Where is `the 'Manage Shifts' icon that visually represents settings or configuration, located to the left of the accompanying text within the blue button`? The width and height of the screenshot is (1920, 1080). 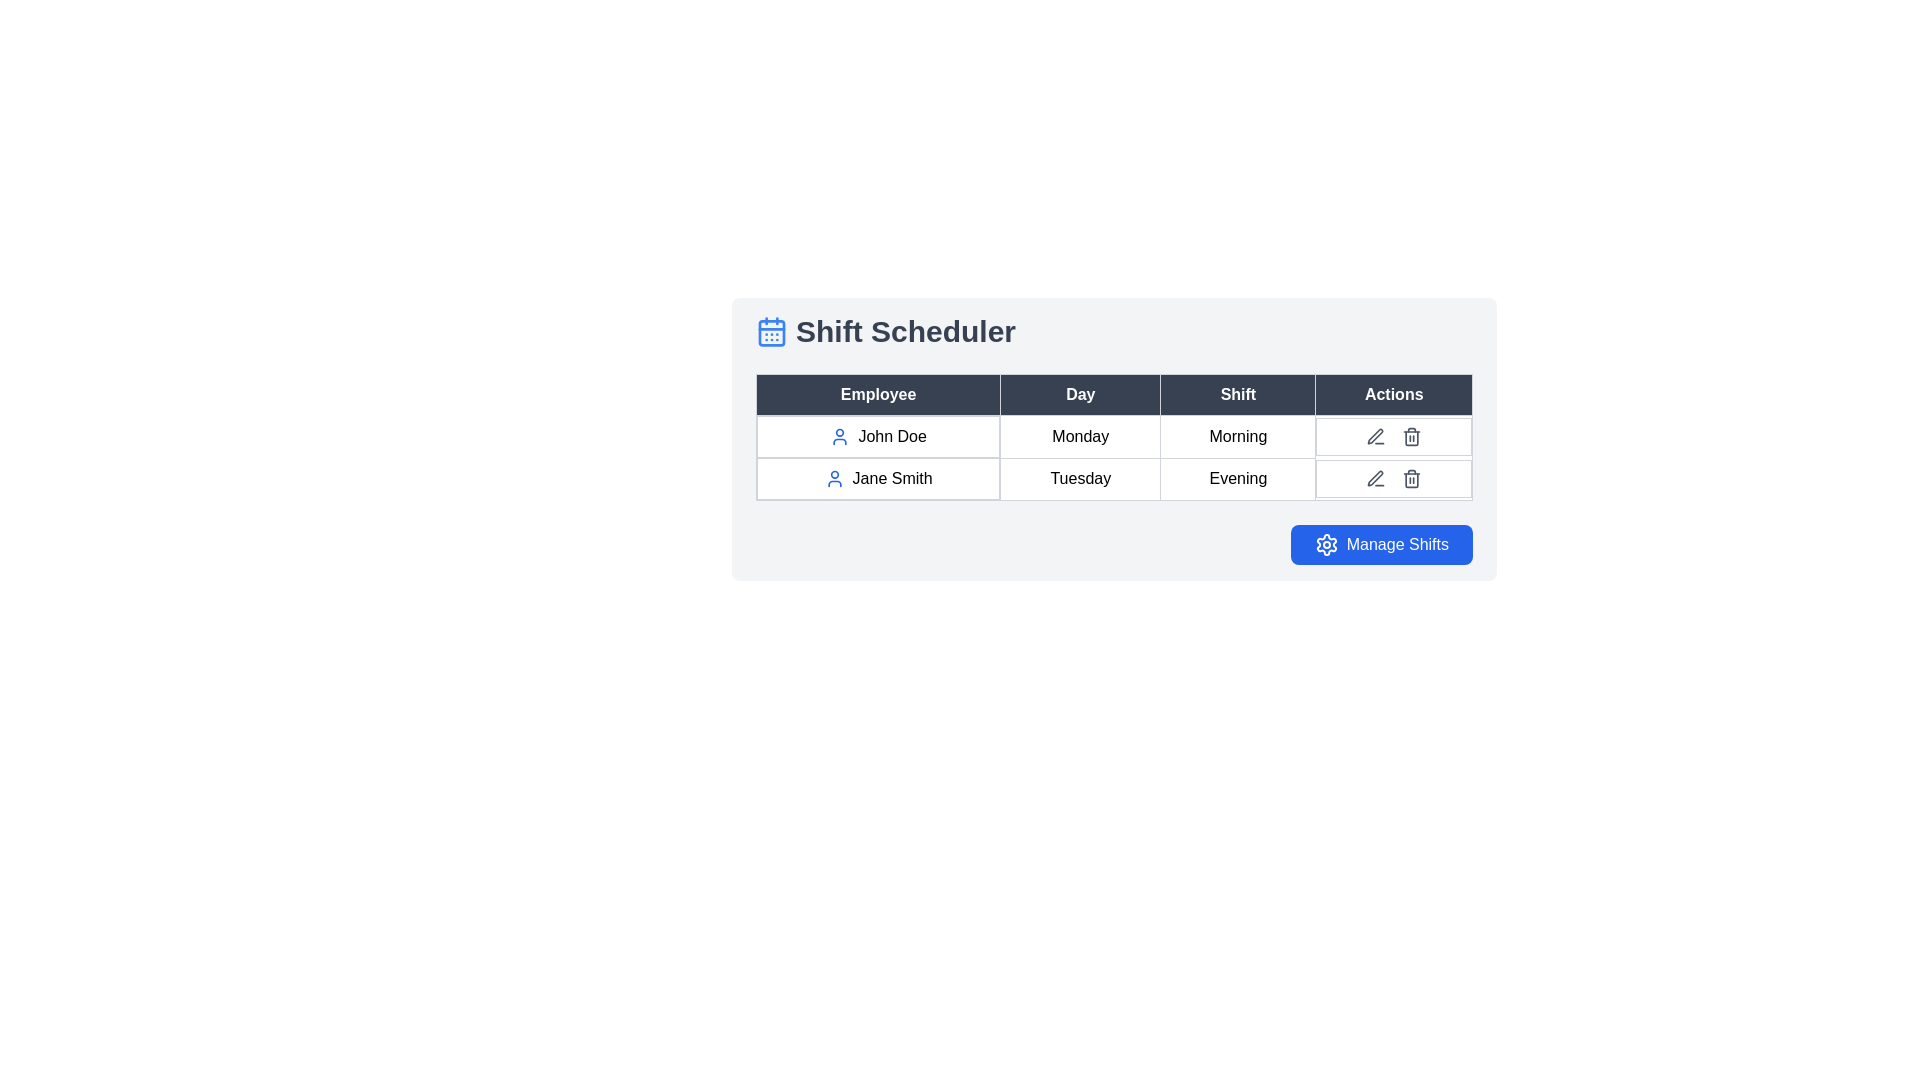
the 'Manage Shifts' icon that visually represents settings or configuration, located to the left of the accompanying text within the blue button is located at coordinates (1326, 544).